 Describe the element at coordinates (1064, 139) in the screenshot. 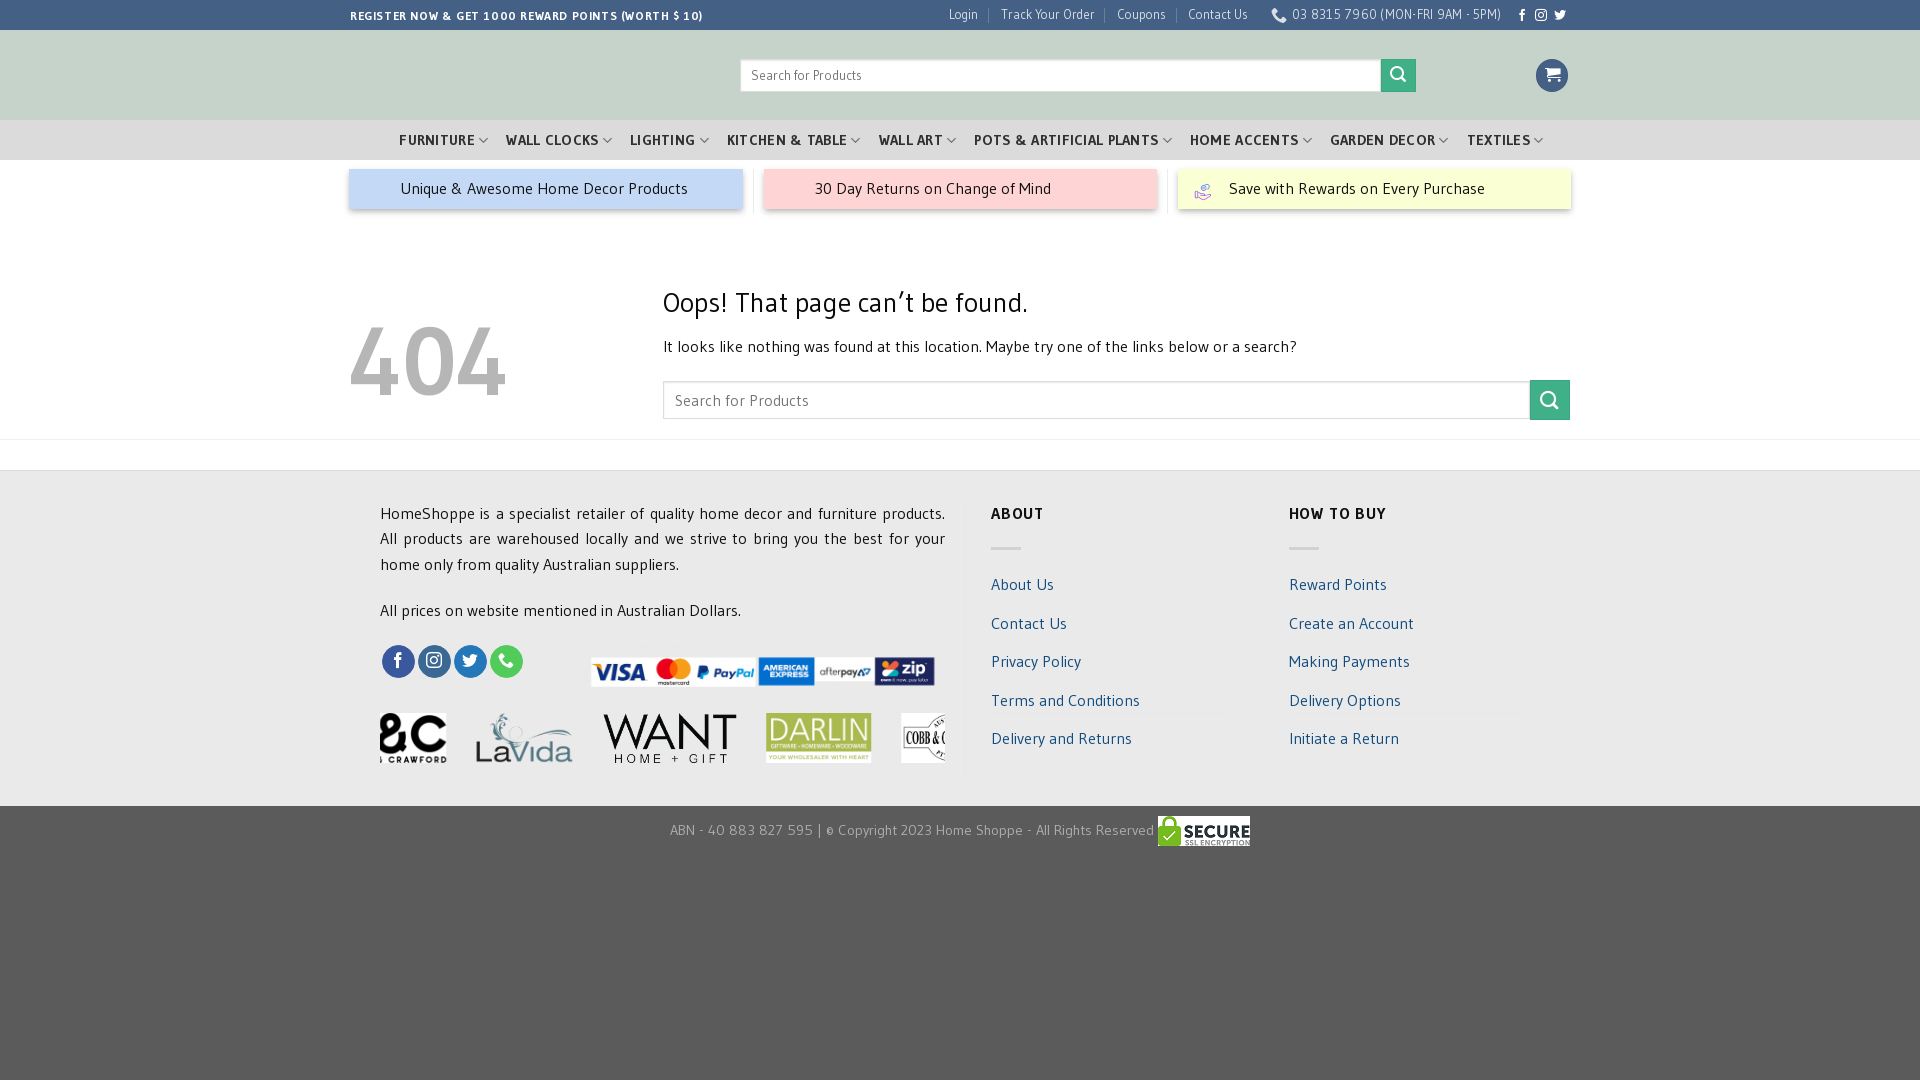

I see `'POTS & ARTIFICIAL PLANTS'` at that location.